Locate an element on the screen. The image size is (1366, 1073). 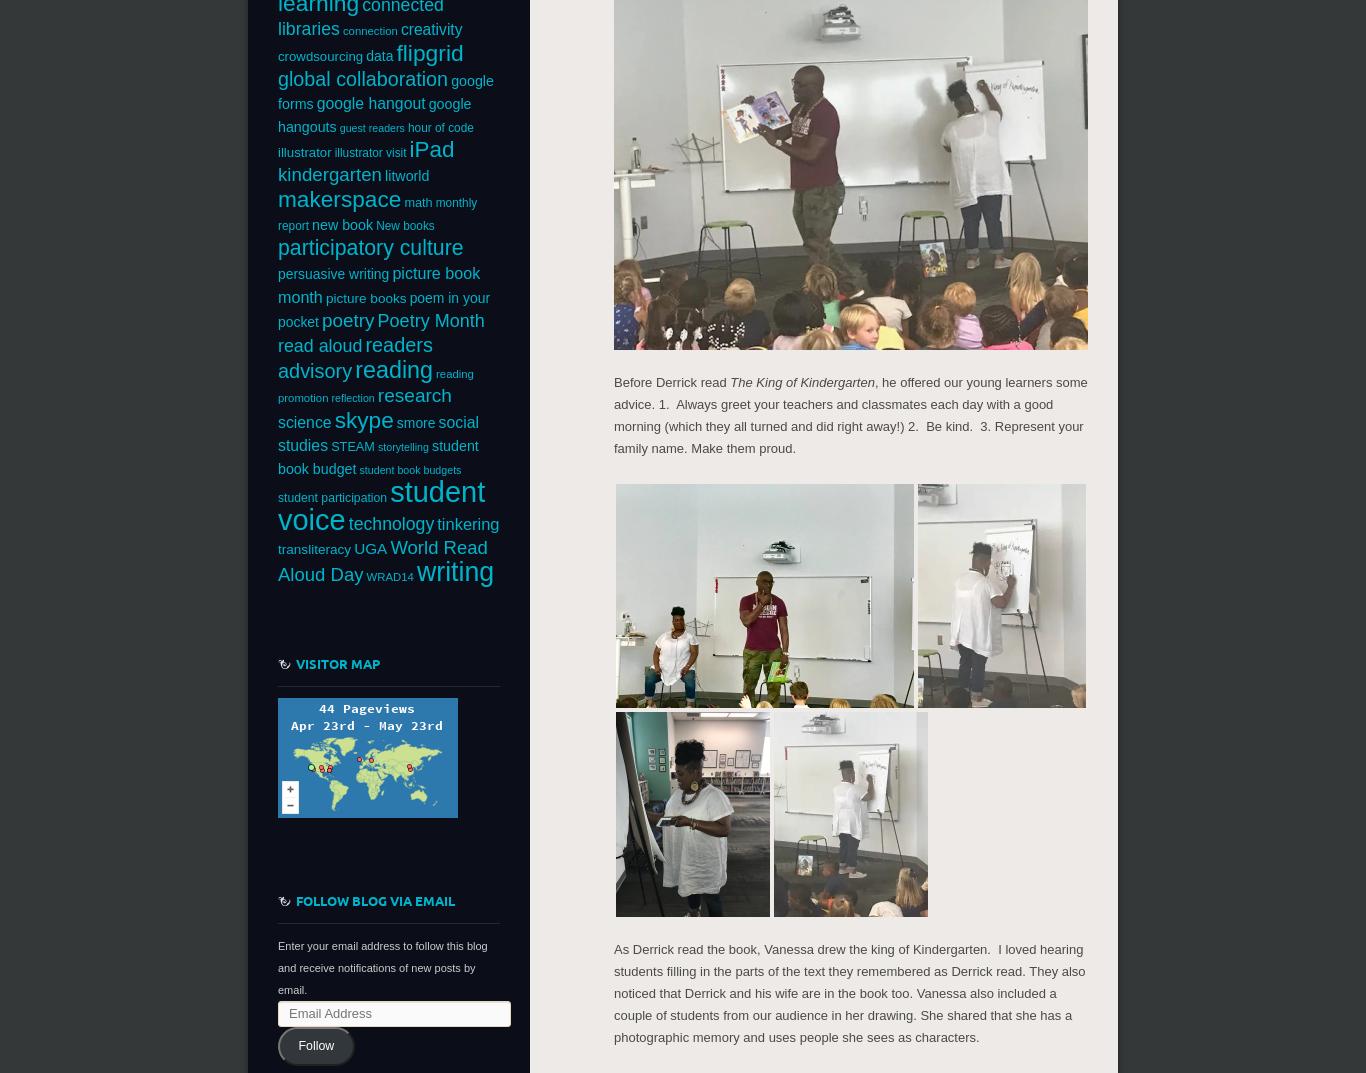
'picture book month' is located at coordinates (378, 283).